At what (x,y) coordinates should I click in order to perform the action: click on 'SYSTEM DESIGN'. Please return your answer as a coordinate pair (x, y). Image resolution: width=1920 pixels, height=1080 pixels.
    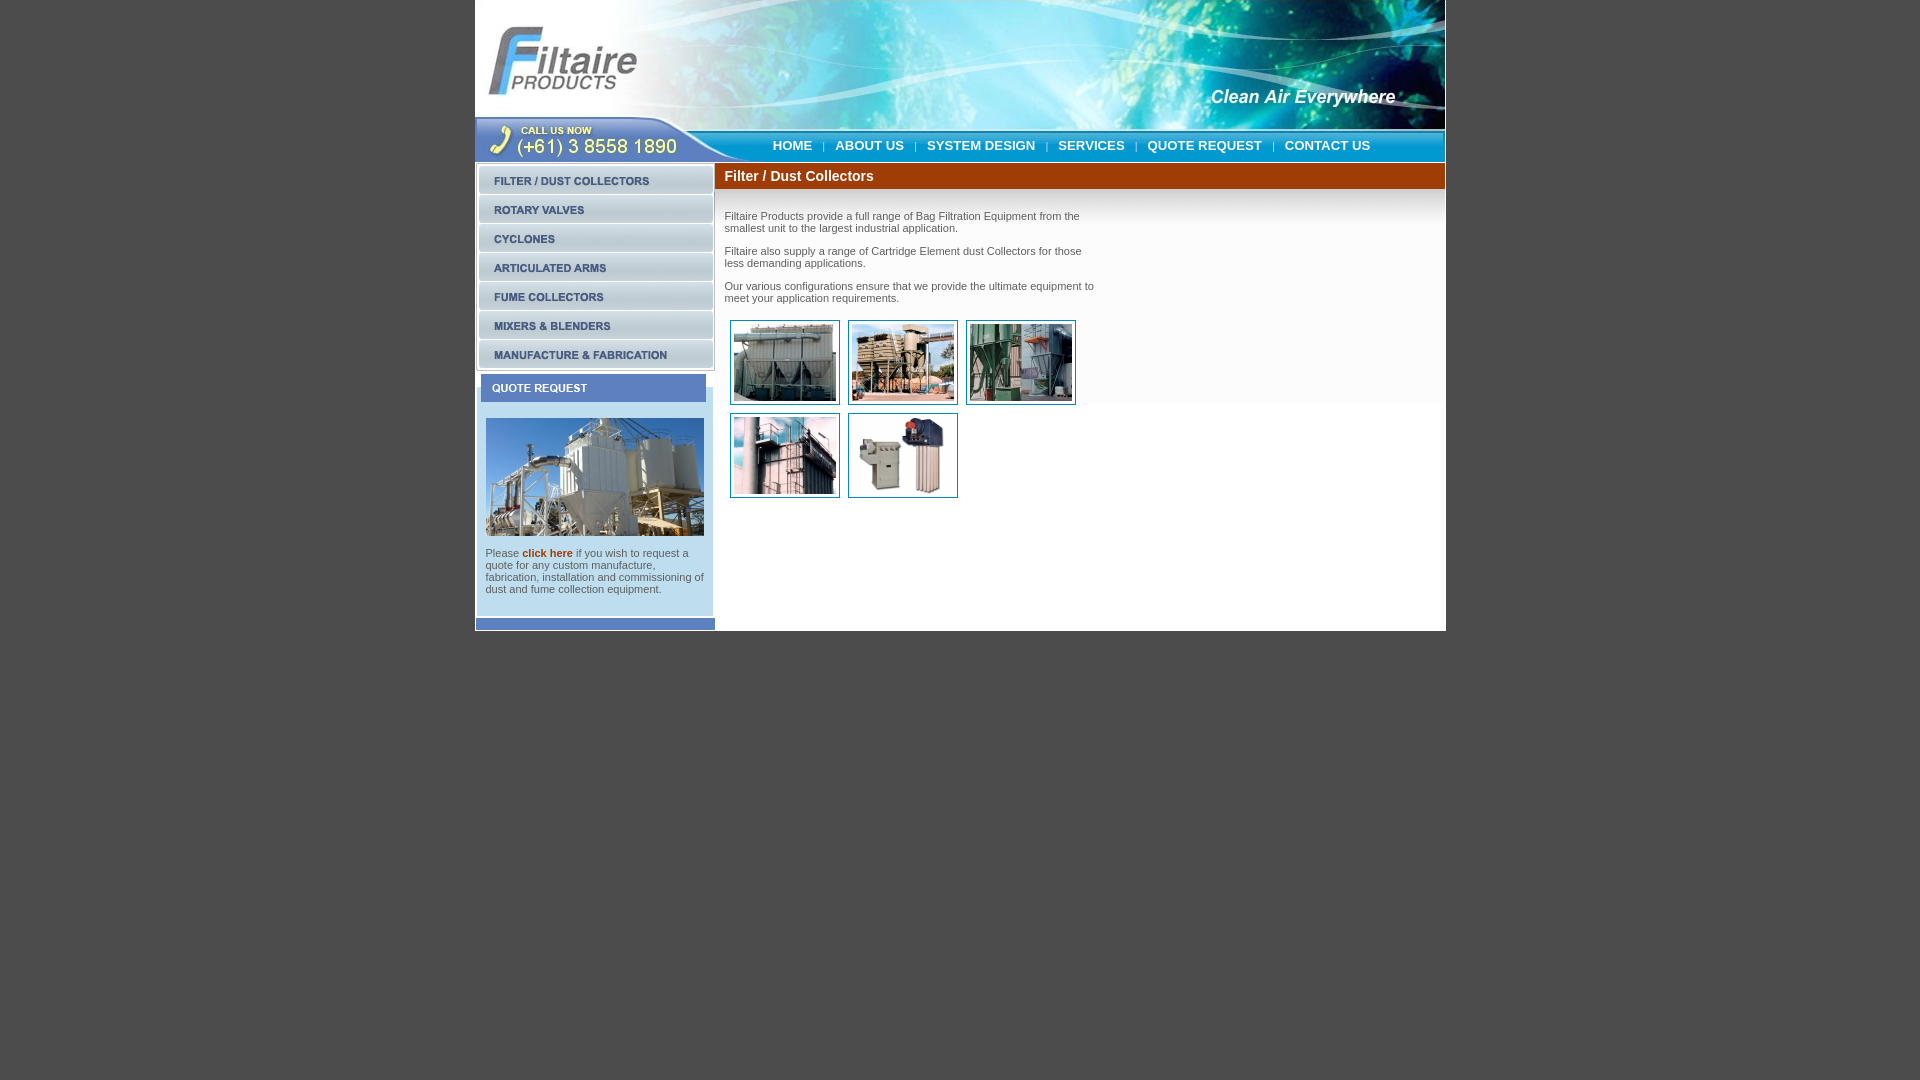
    Looking at the image, I should click on (980, 134).